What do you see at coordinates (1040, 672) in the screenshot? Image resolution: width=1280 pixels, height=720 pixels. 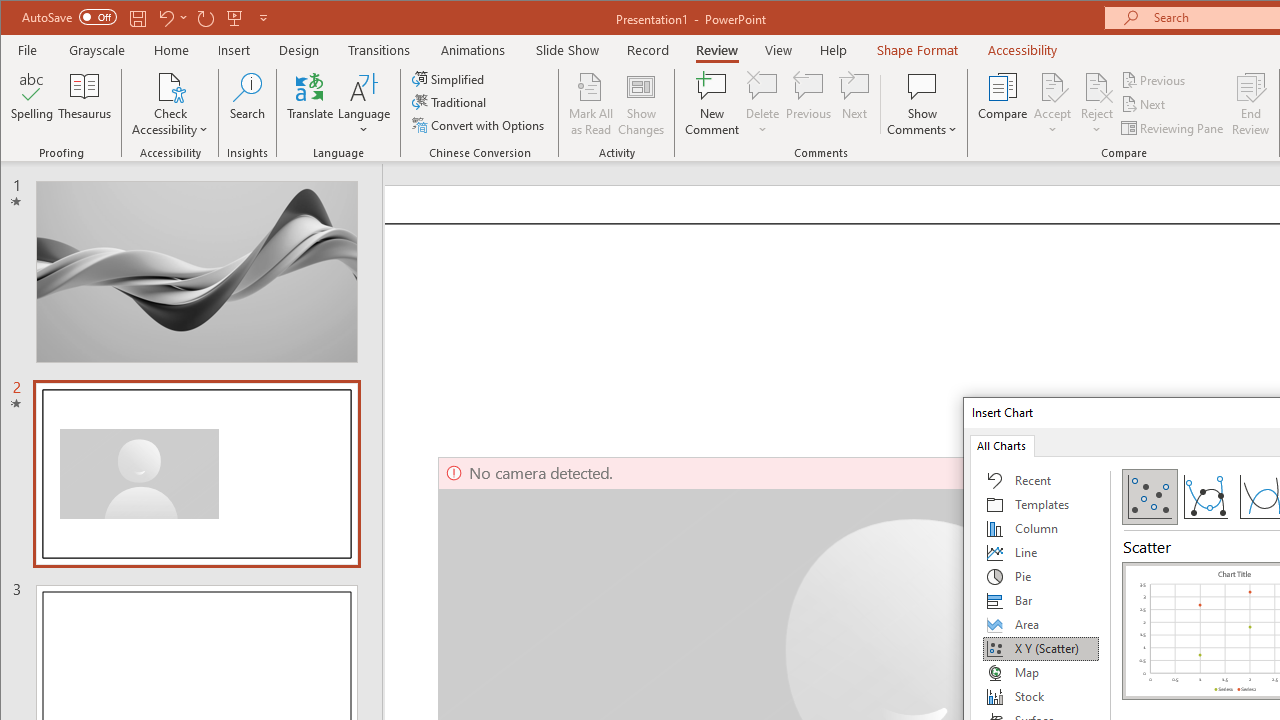 I see `'Map'` at bounding box center [1040, 672].